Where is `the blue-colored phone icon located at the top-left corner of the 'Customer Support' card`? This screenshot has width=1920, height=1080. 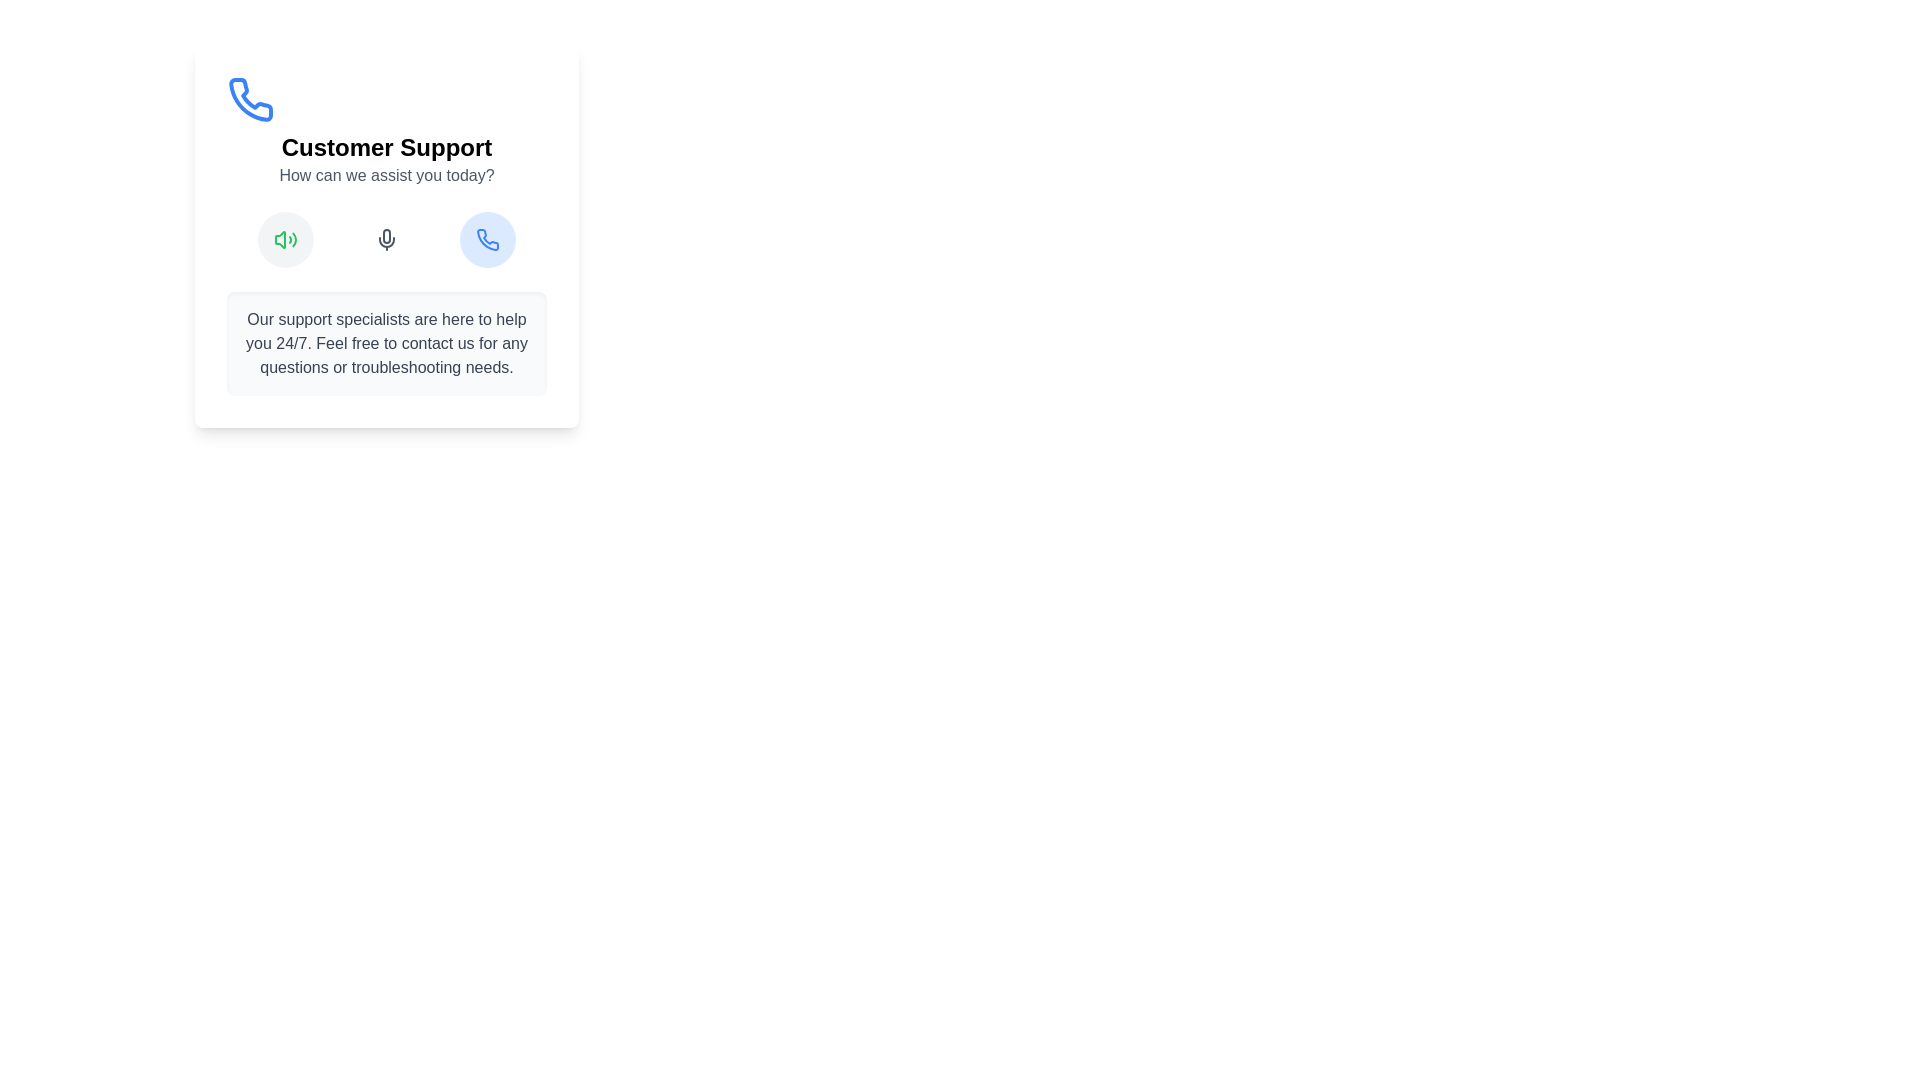 the blue-colored phone icon located at the top-left corner of the 'Customer Support' card is located at coordinates (488, 238).